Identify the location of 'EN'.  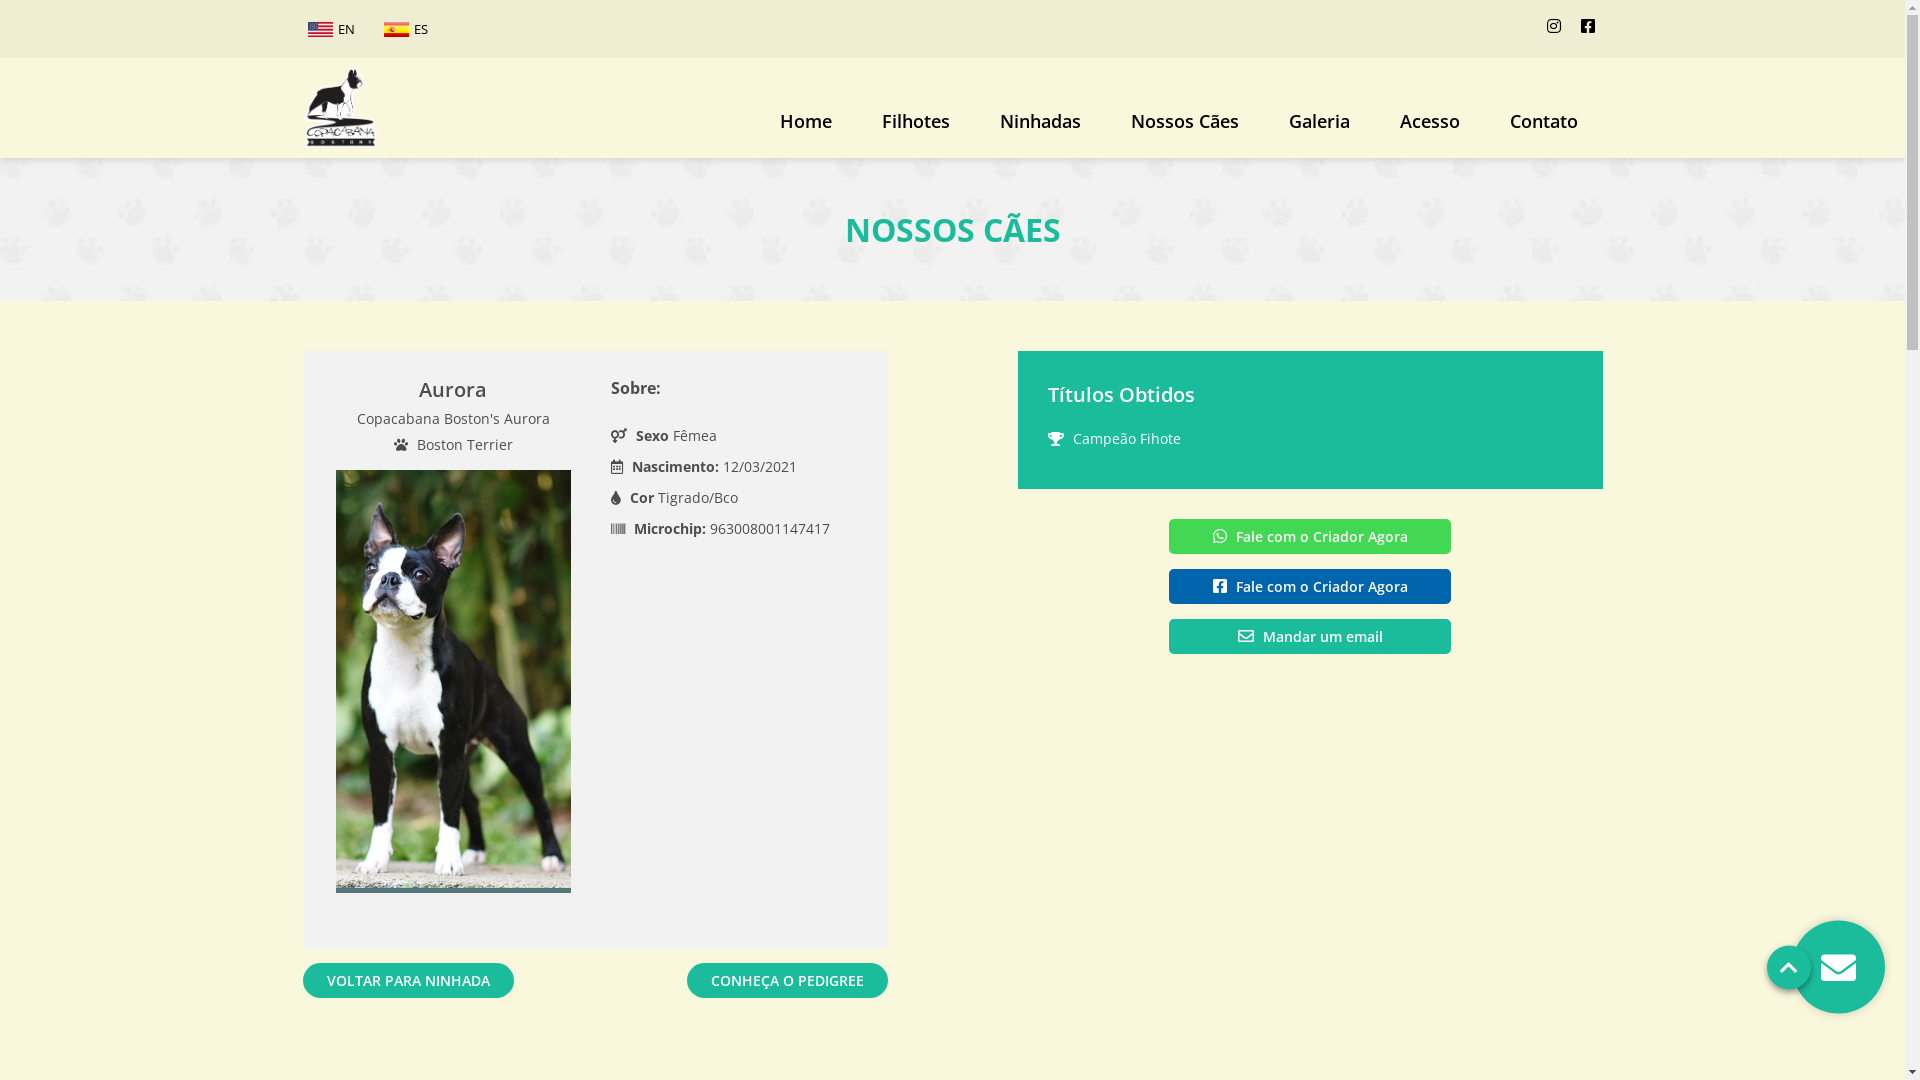
(301, 29).